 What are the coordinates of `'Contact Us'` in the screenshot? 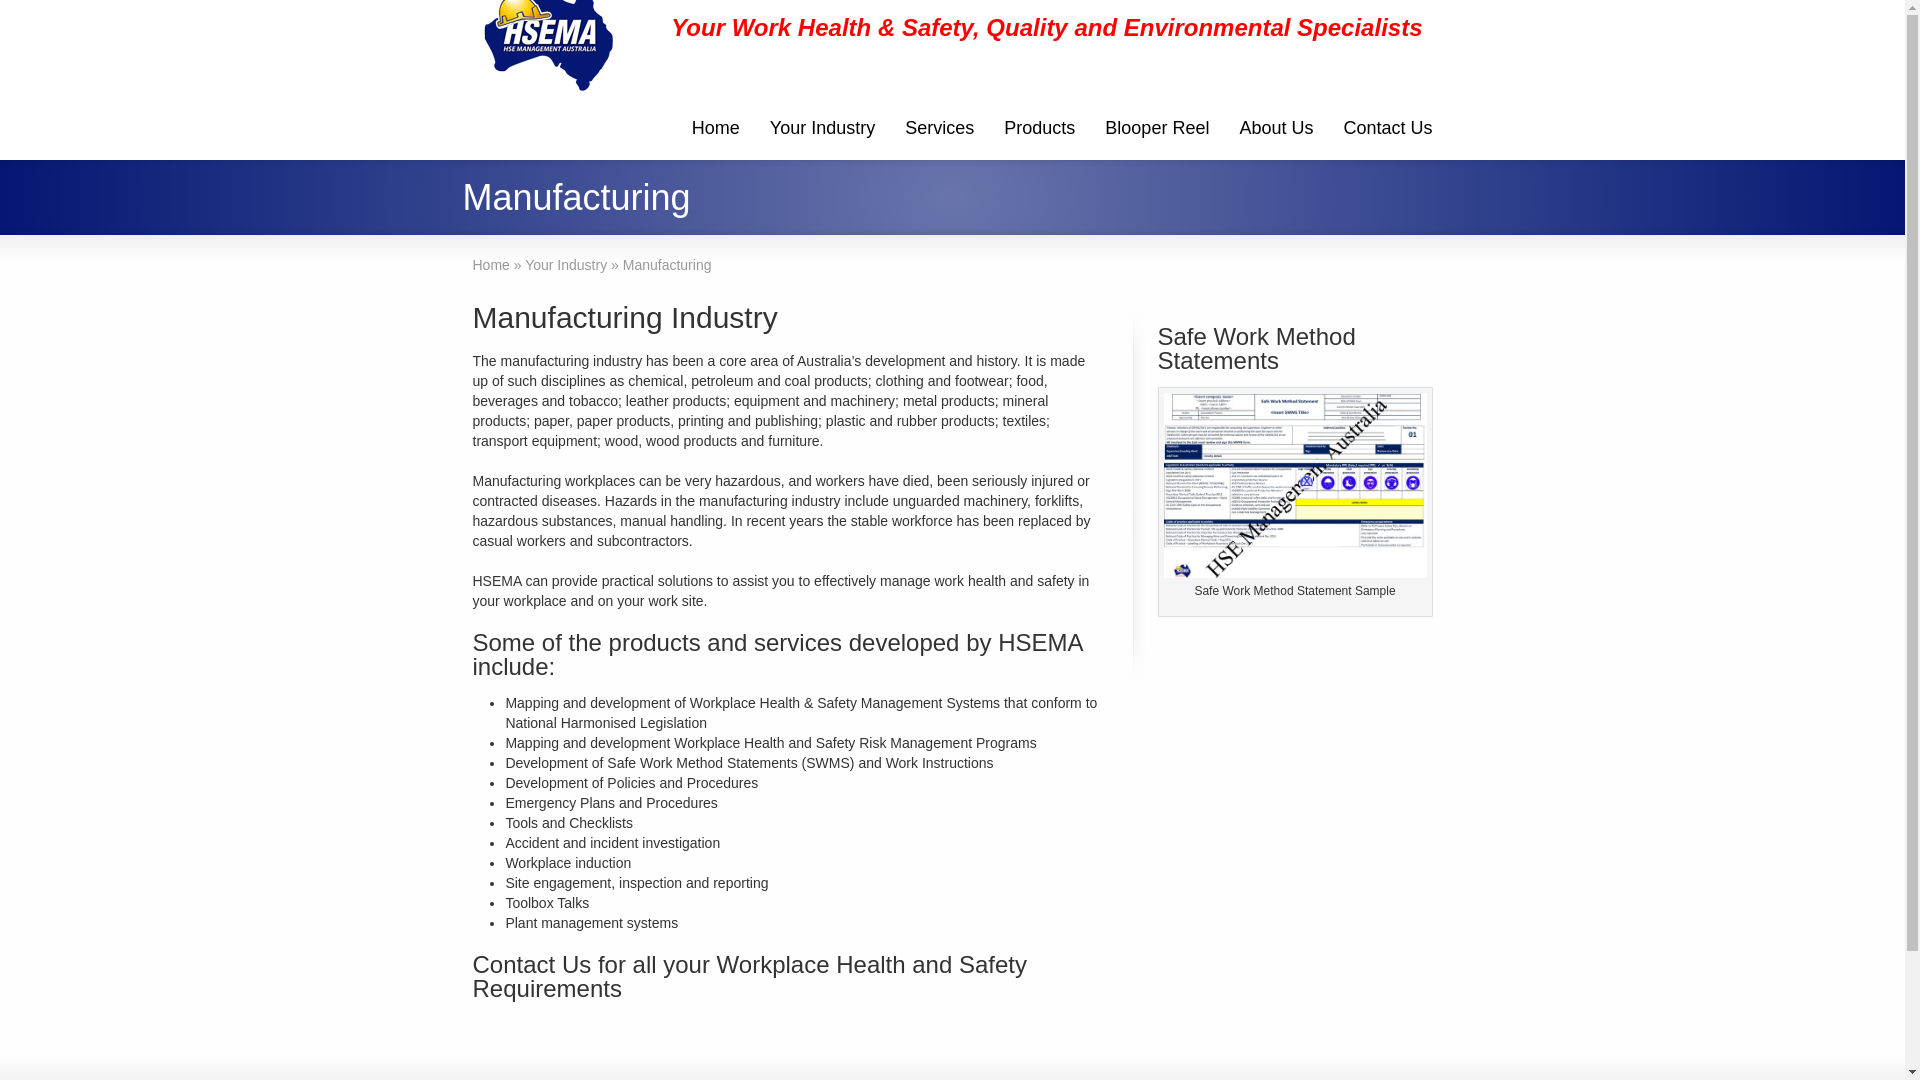 It's located at (531, 963).